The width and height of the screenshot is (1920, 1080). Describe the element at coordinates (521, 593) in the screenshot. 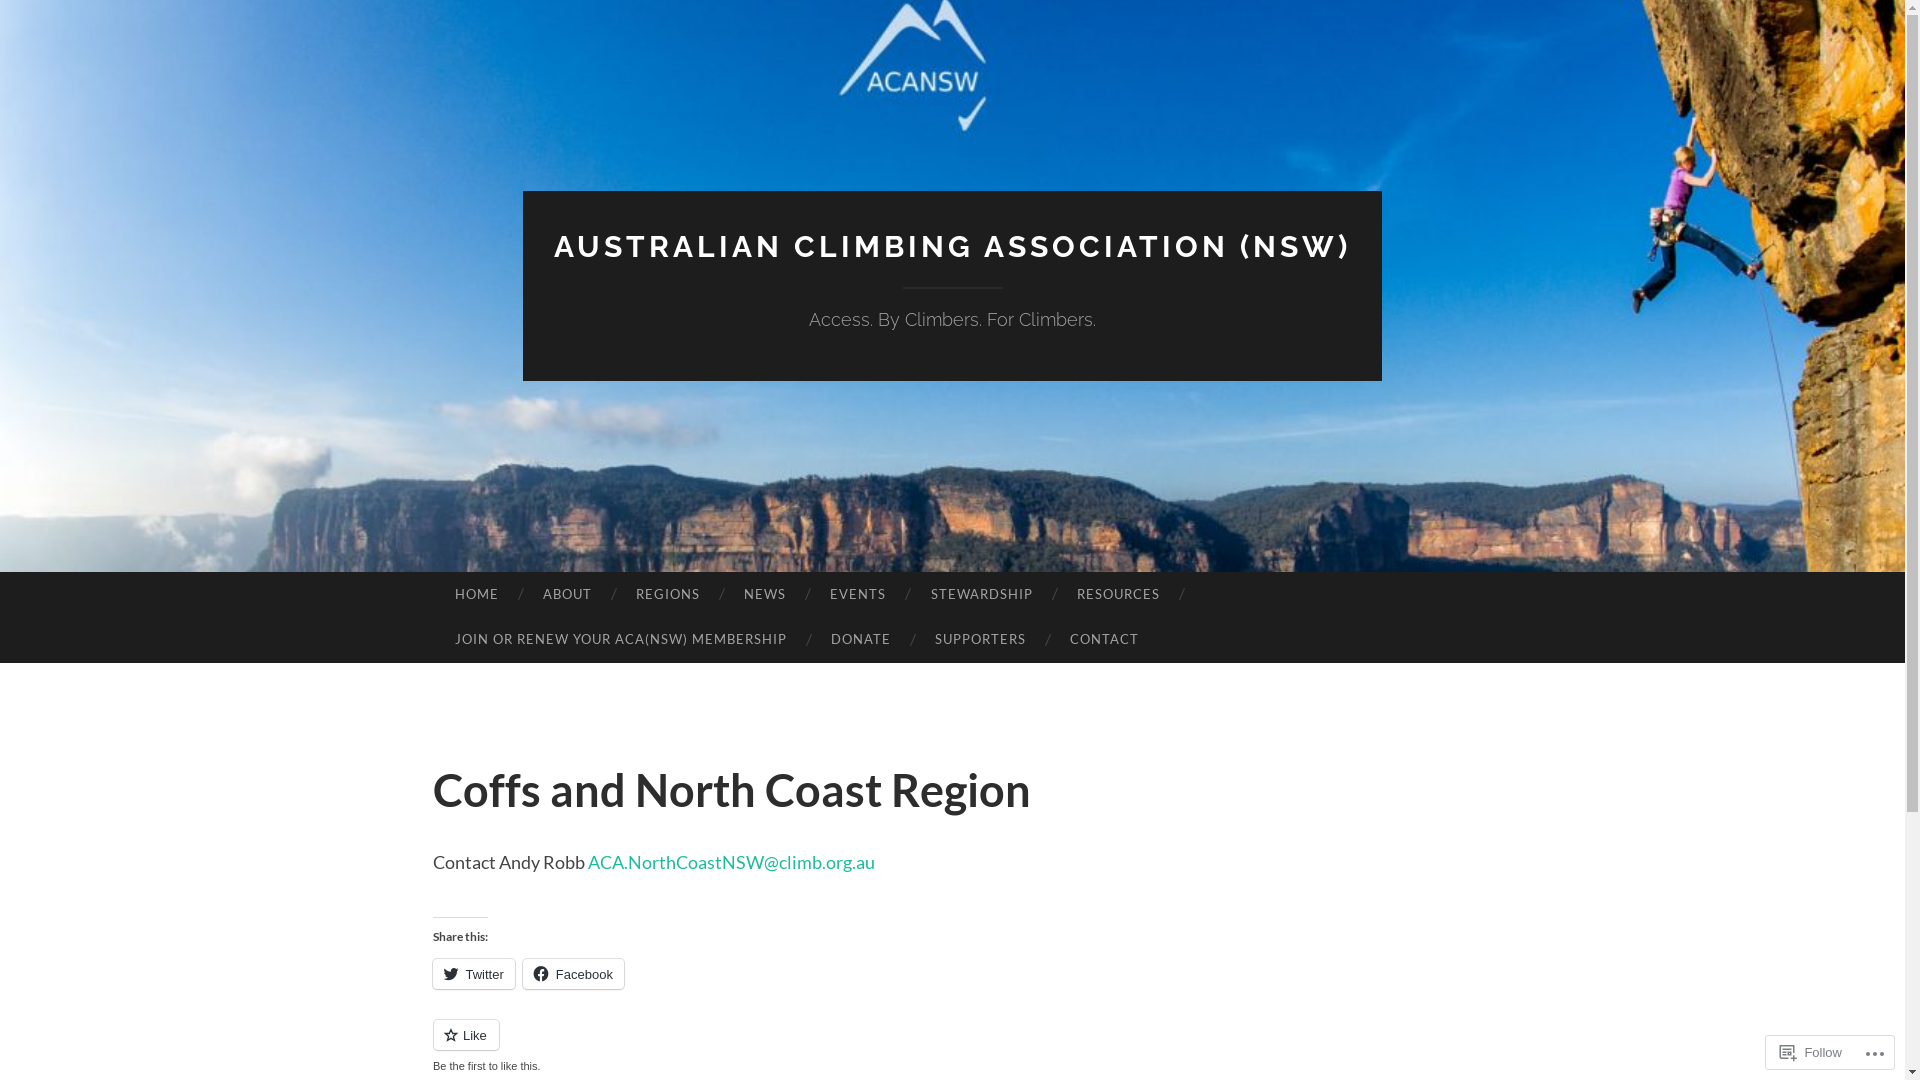

I see `'ABOUT'` at that location.